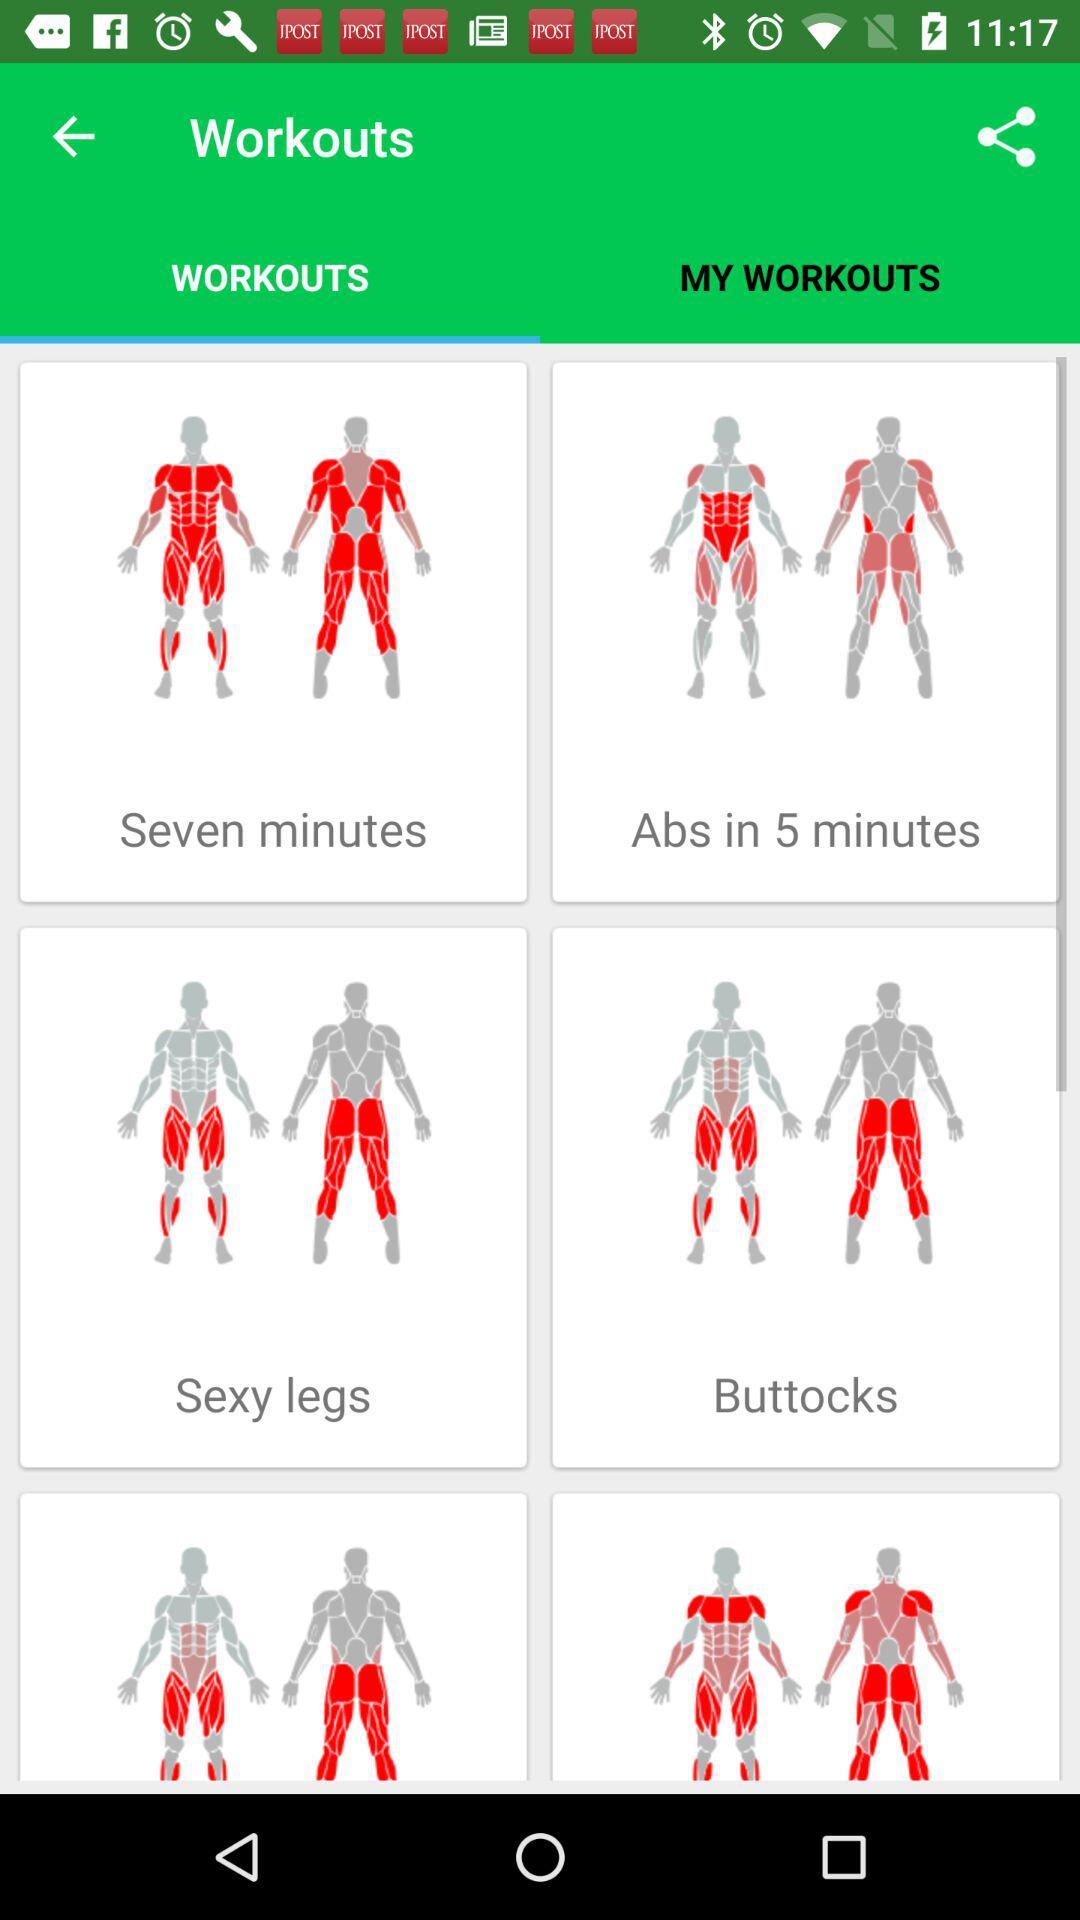 This screenshot has height=1920, width=1080. I want to click on app to the right of the workouts, so click(1006, 135).